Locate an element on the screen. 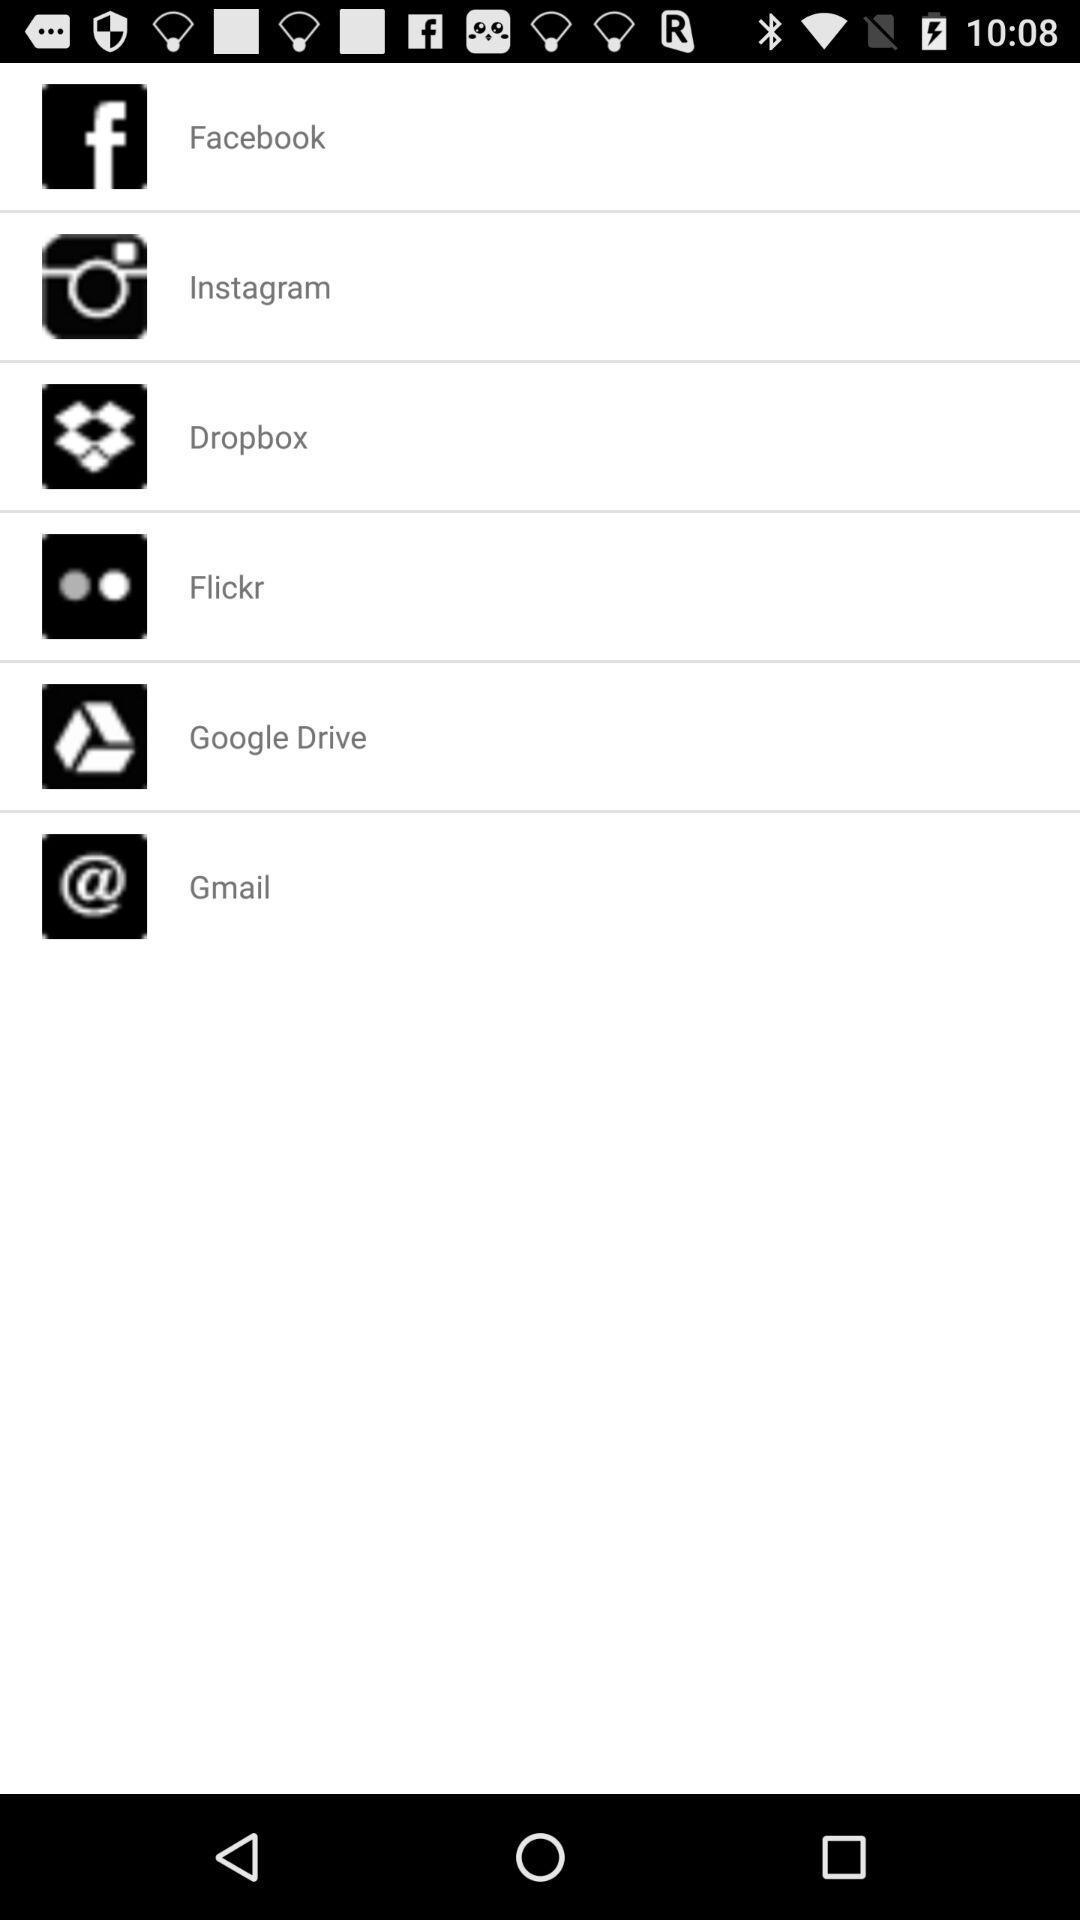  item below flickr icon is located at coordinates (277, 735).